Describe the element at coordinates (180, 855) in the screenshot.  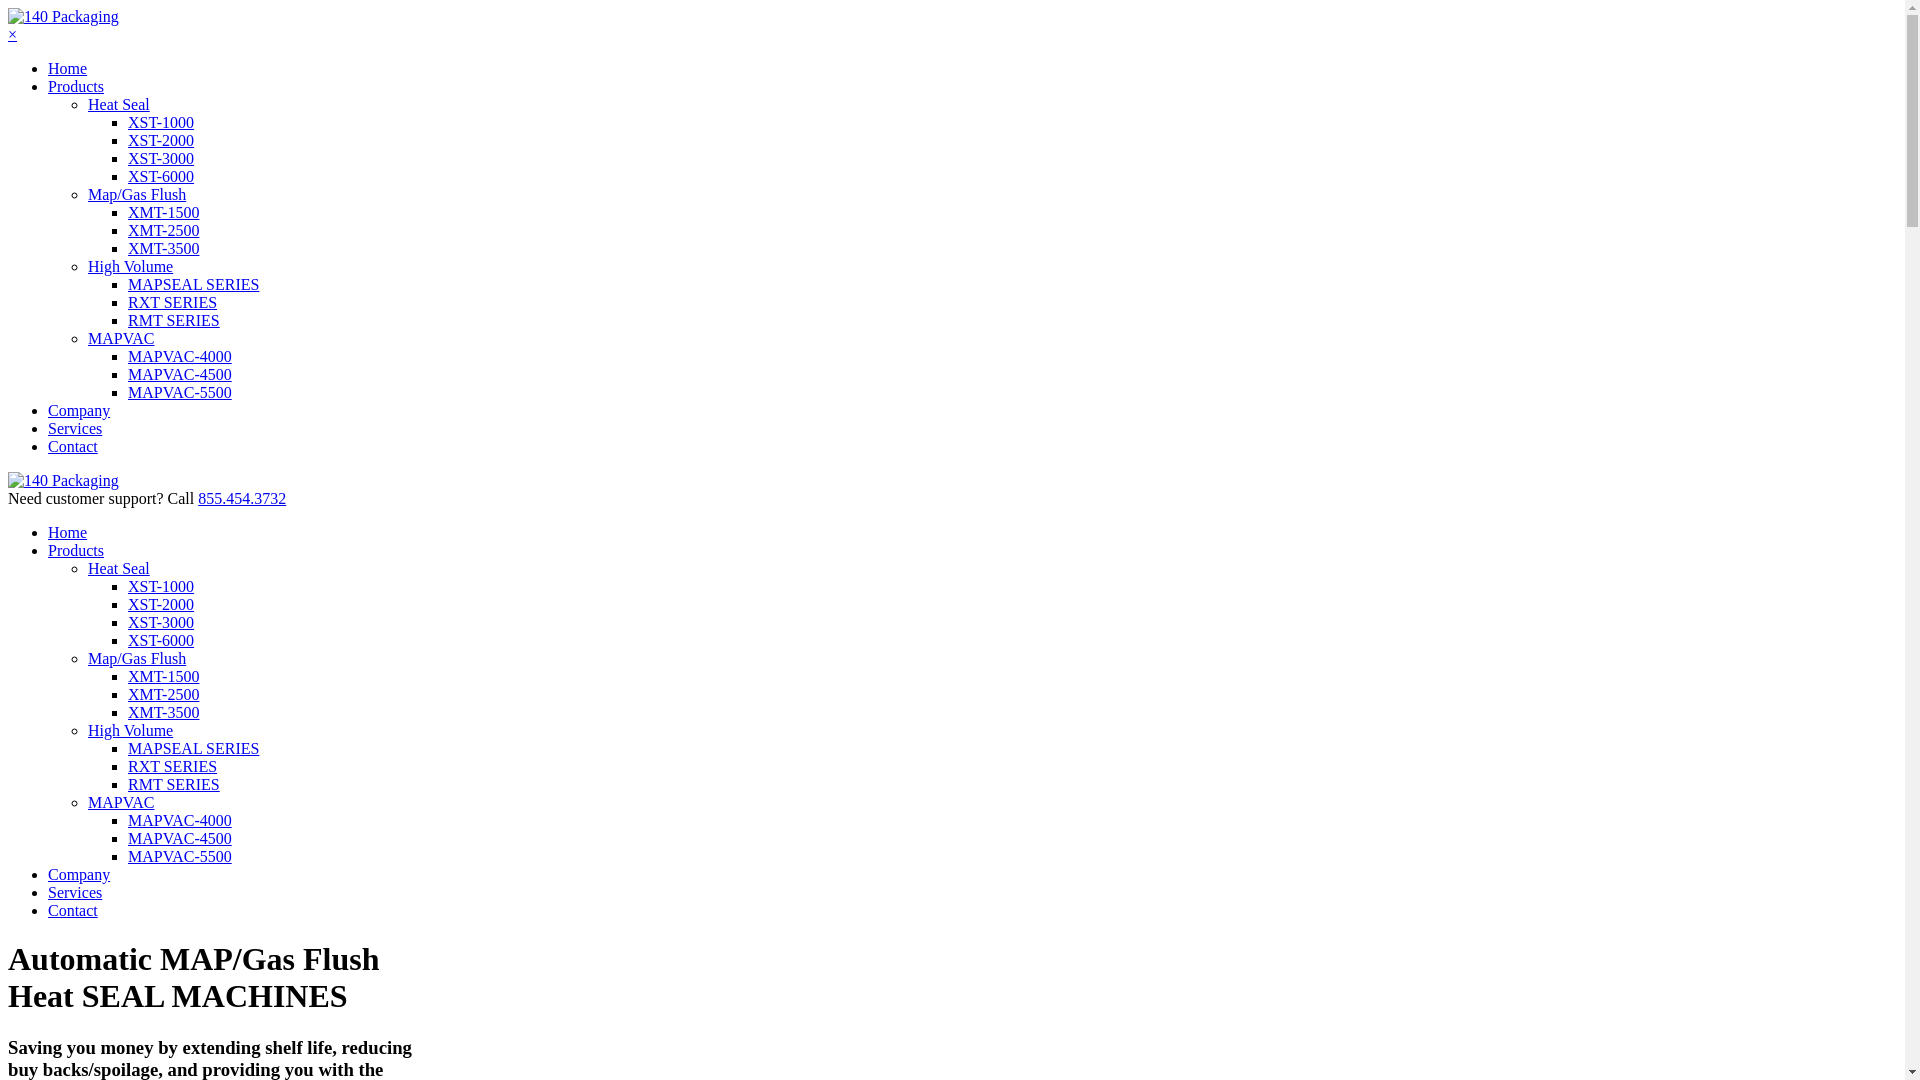
I see `'MAPVAC-5500'` at that location.